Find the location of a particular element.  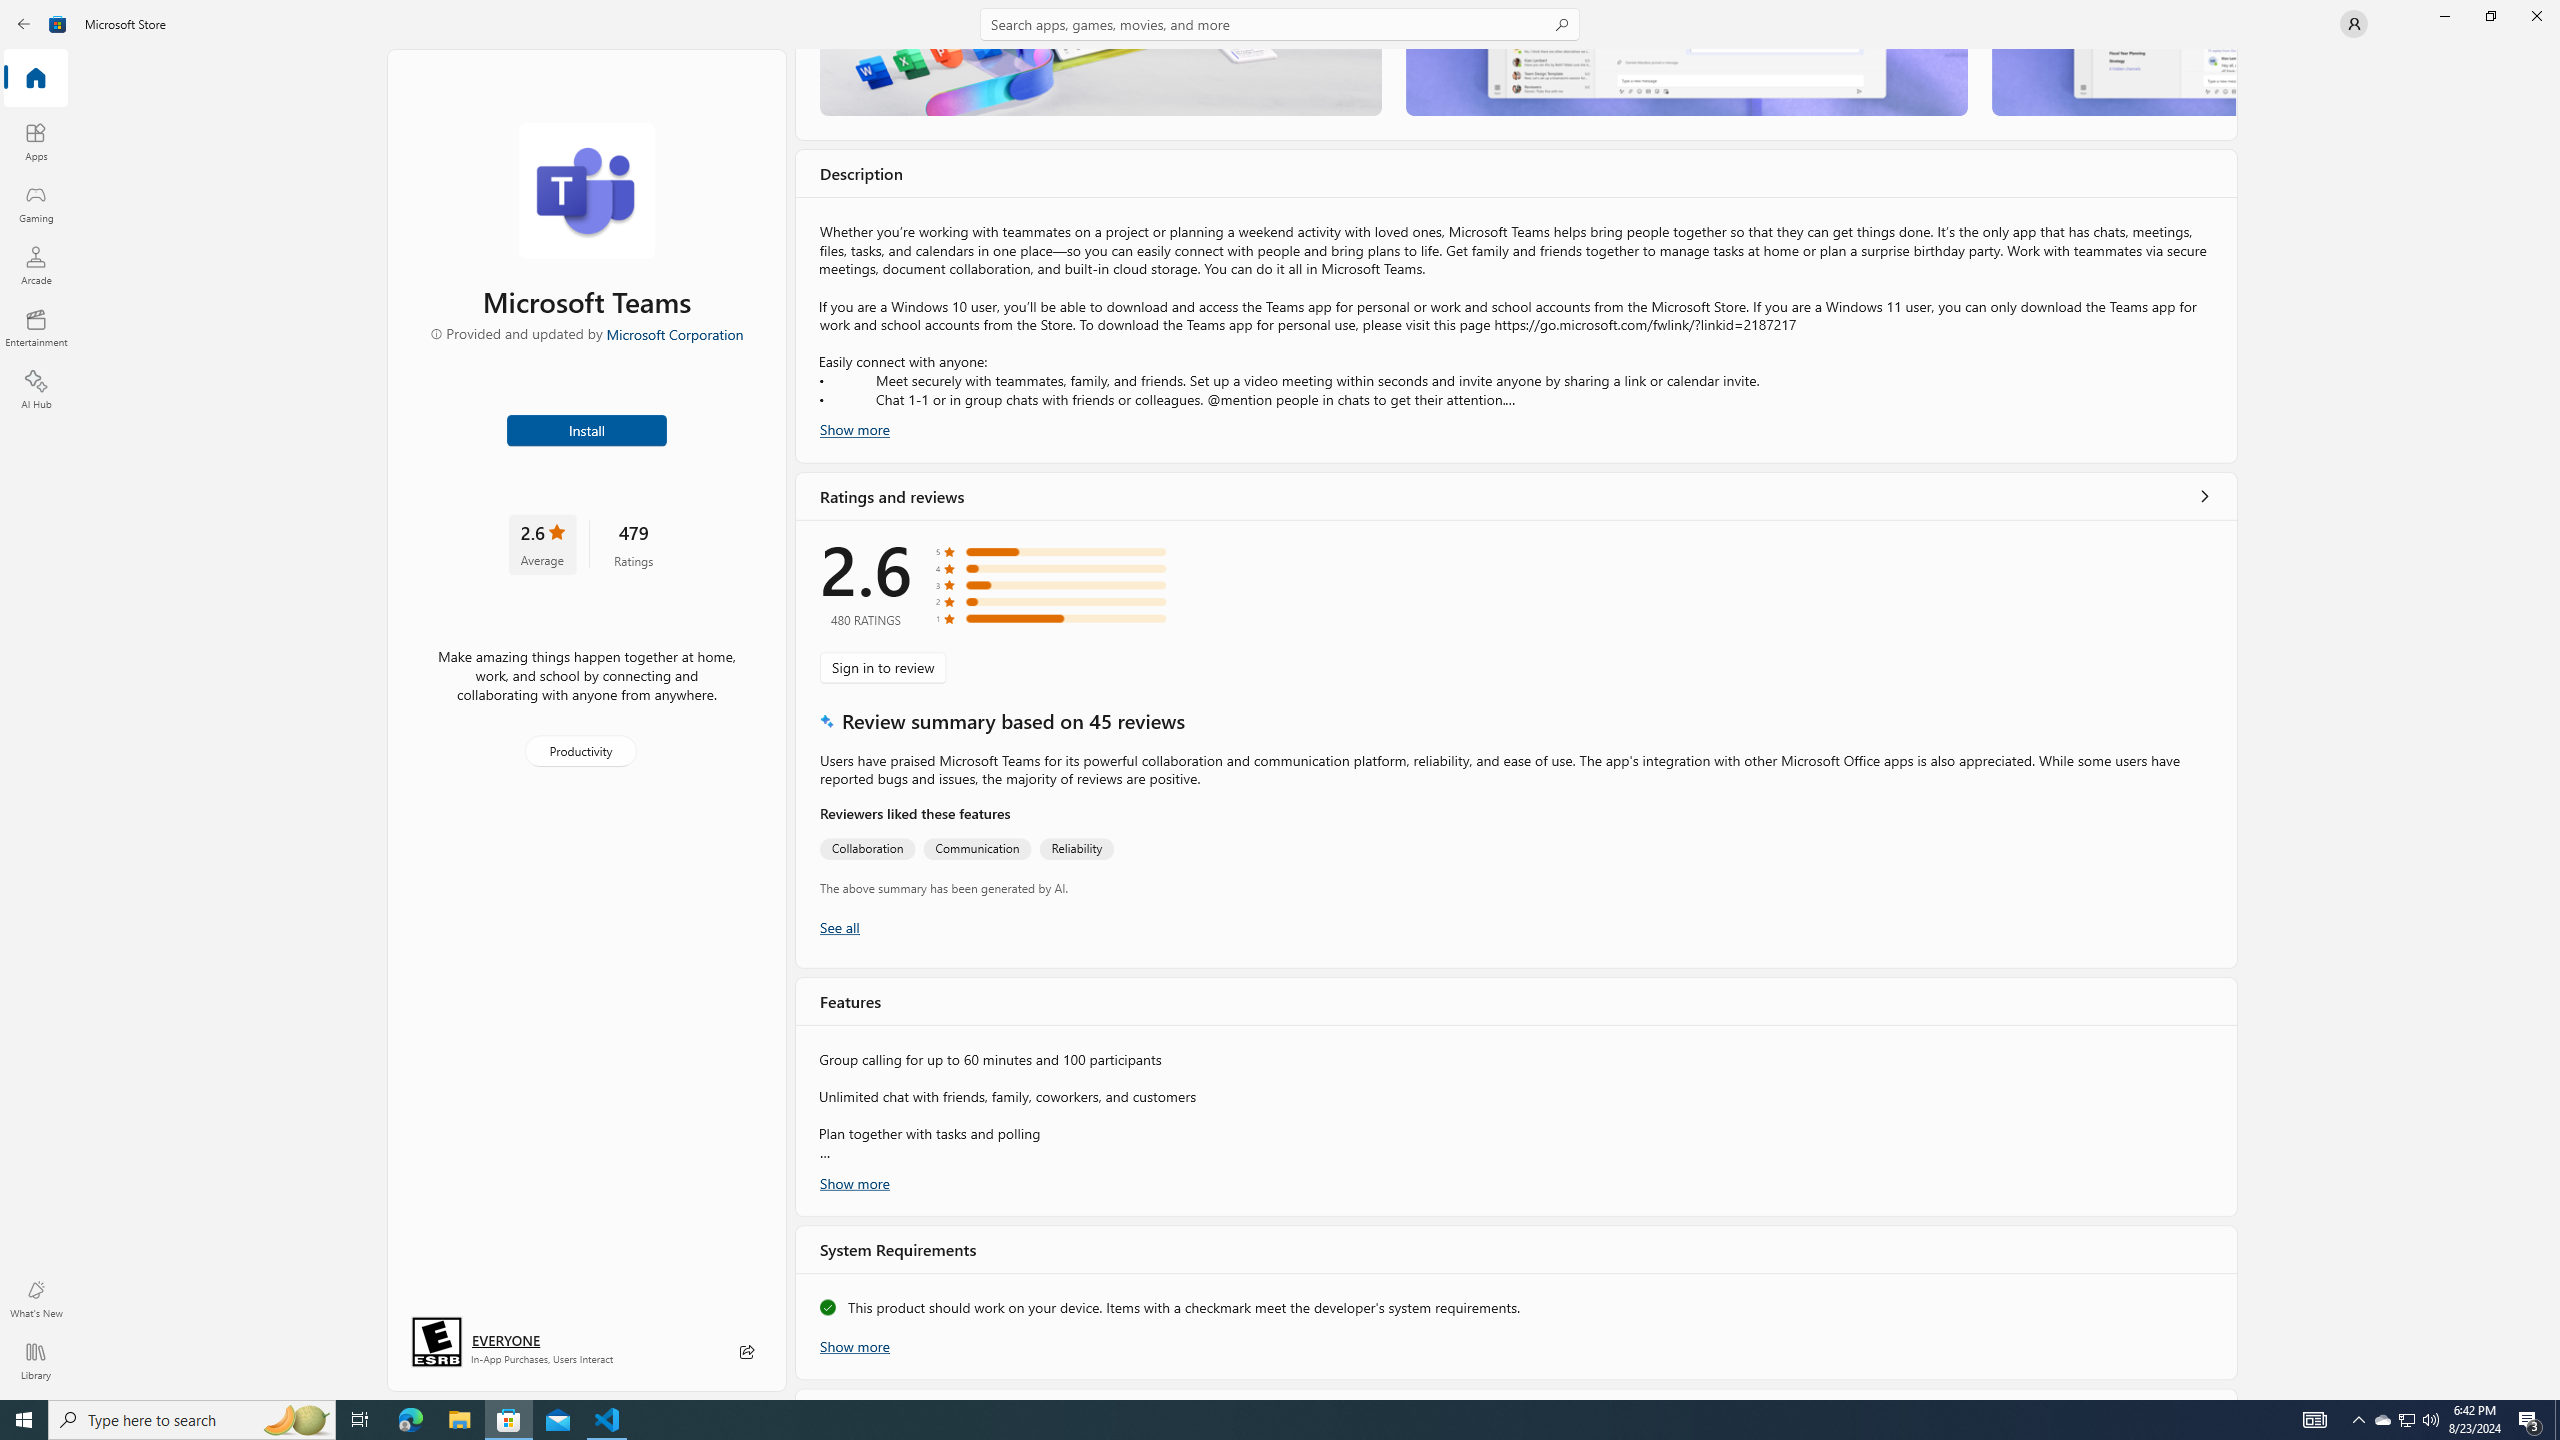

'2.6 stars. Click to skip to ratings and reviews' is located at coordinates (541, 543).